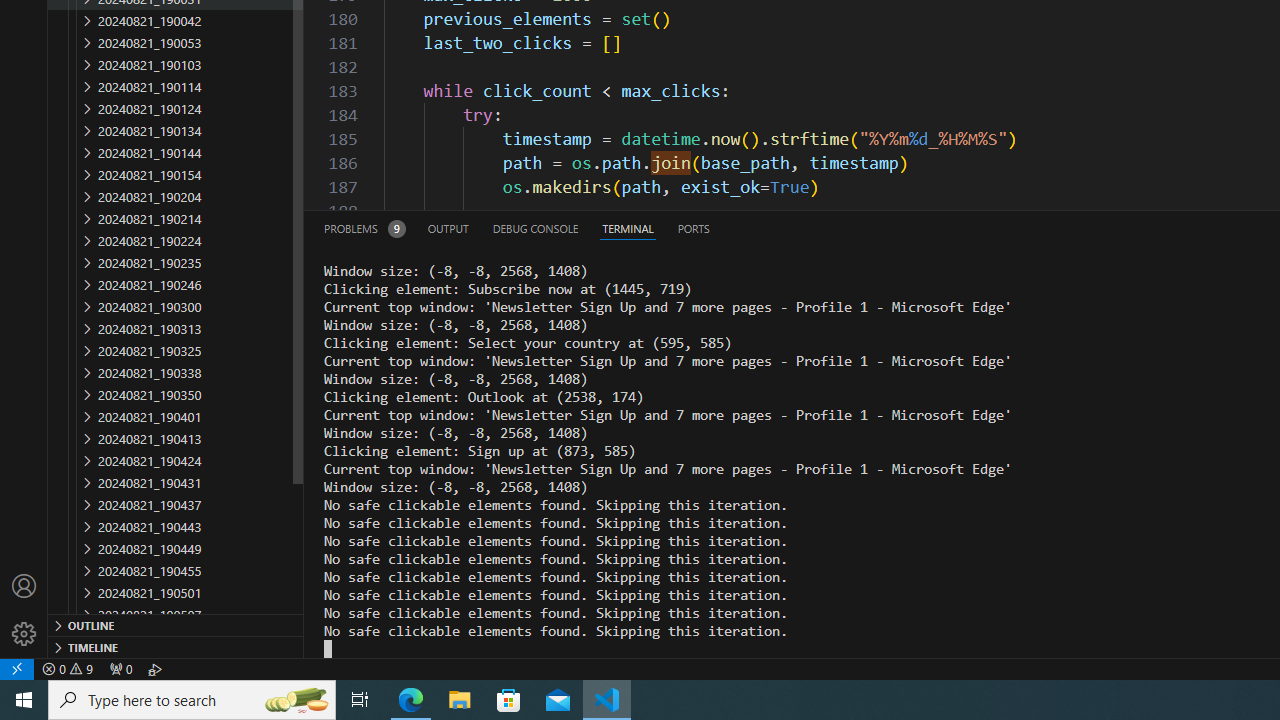 The height and width of the screenshot is (720, 1280). Describe the element at coordinates (364, 227) in the screenshot. I see `'Problems (Ctrl+Shift+M) - Total 9 Problems'` at that location.